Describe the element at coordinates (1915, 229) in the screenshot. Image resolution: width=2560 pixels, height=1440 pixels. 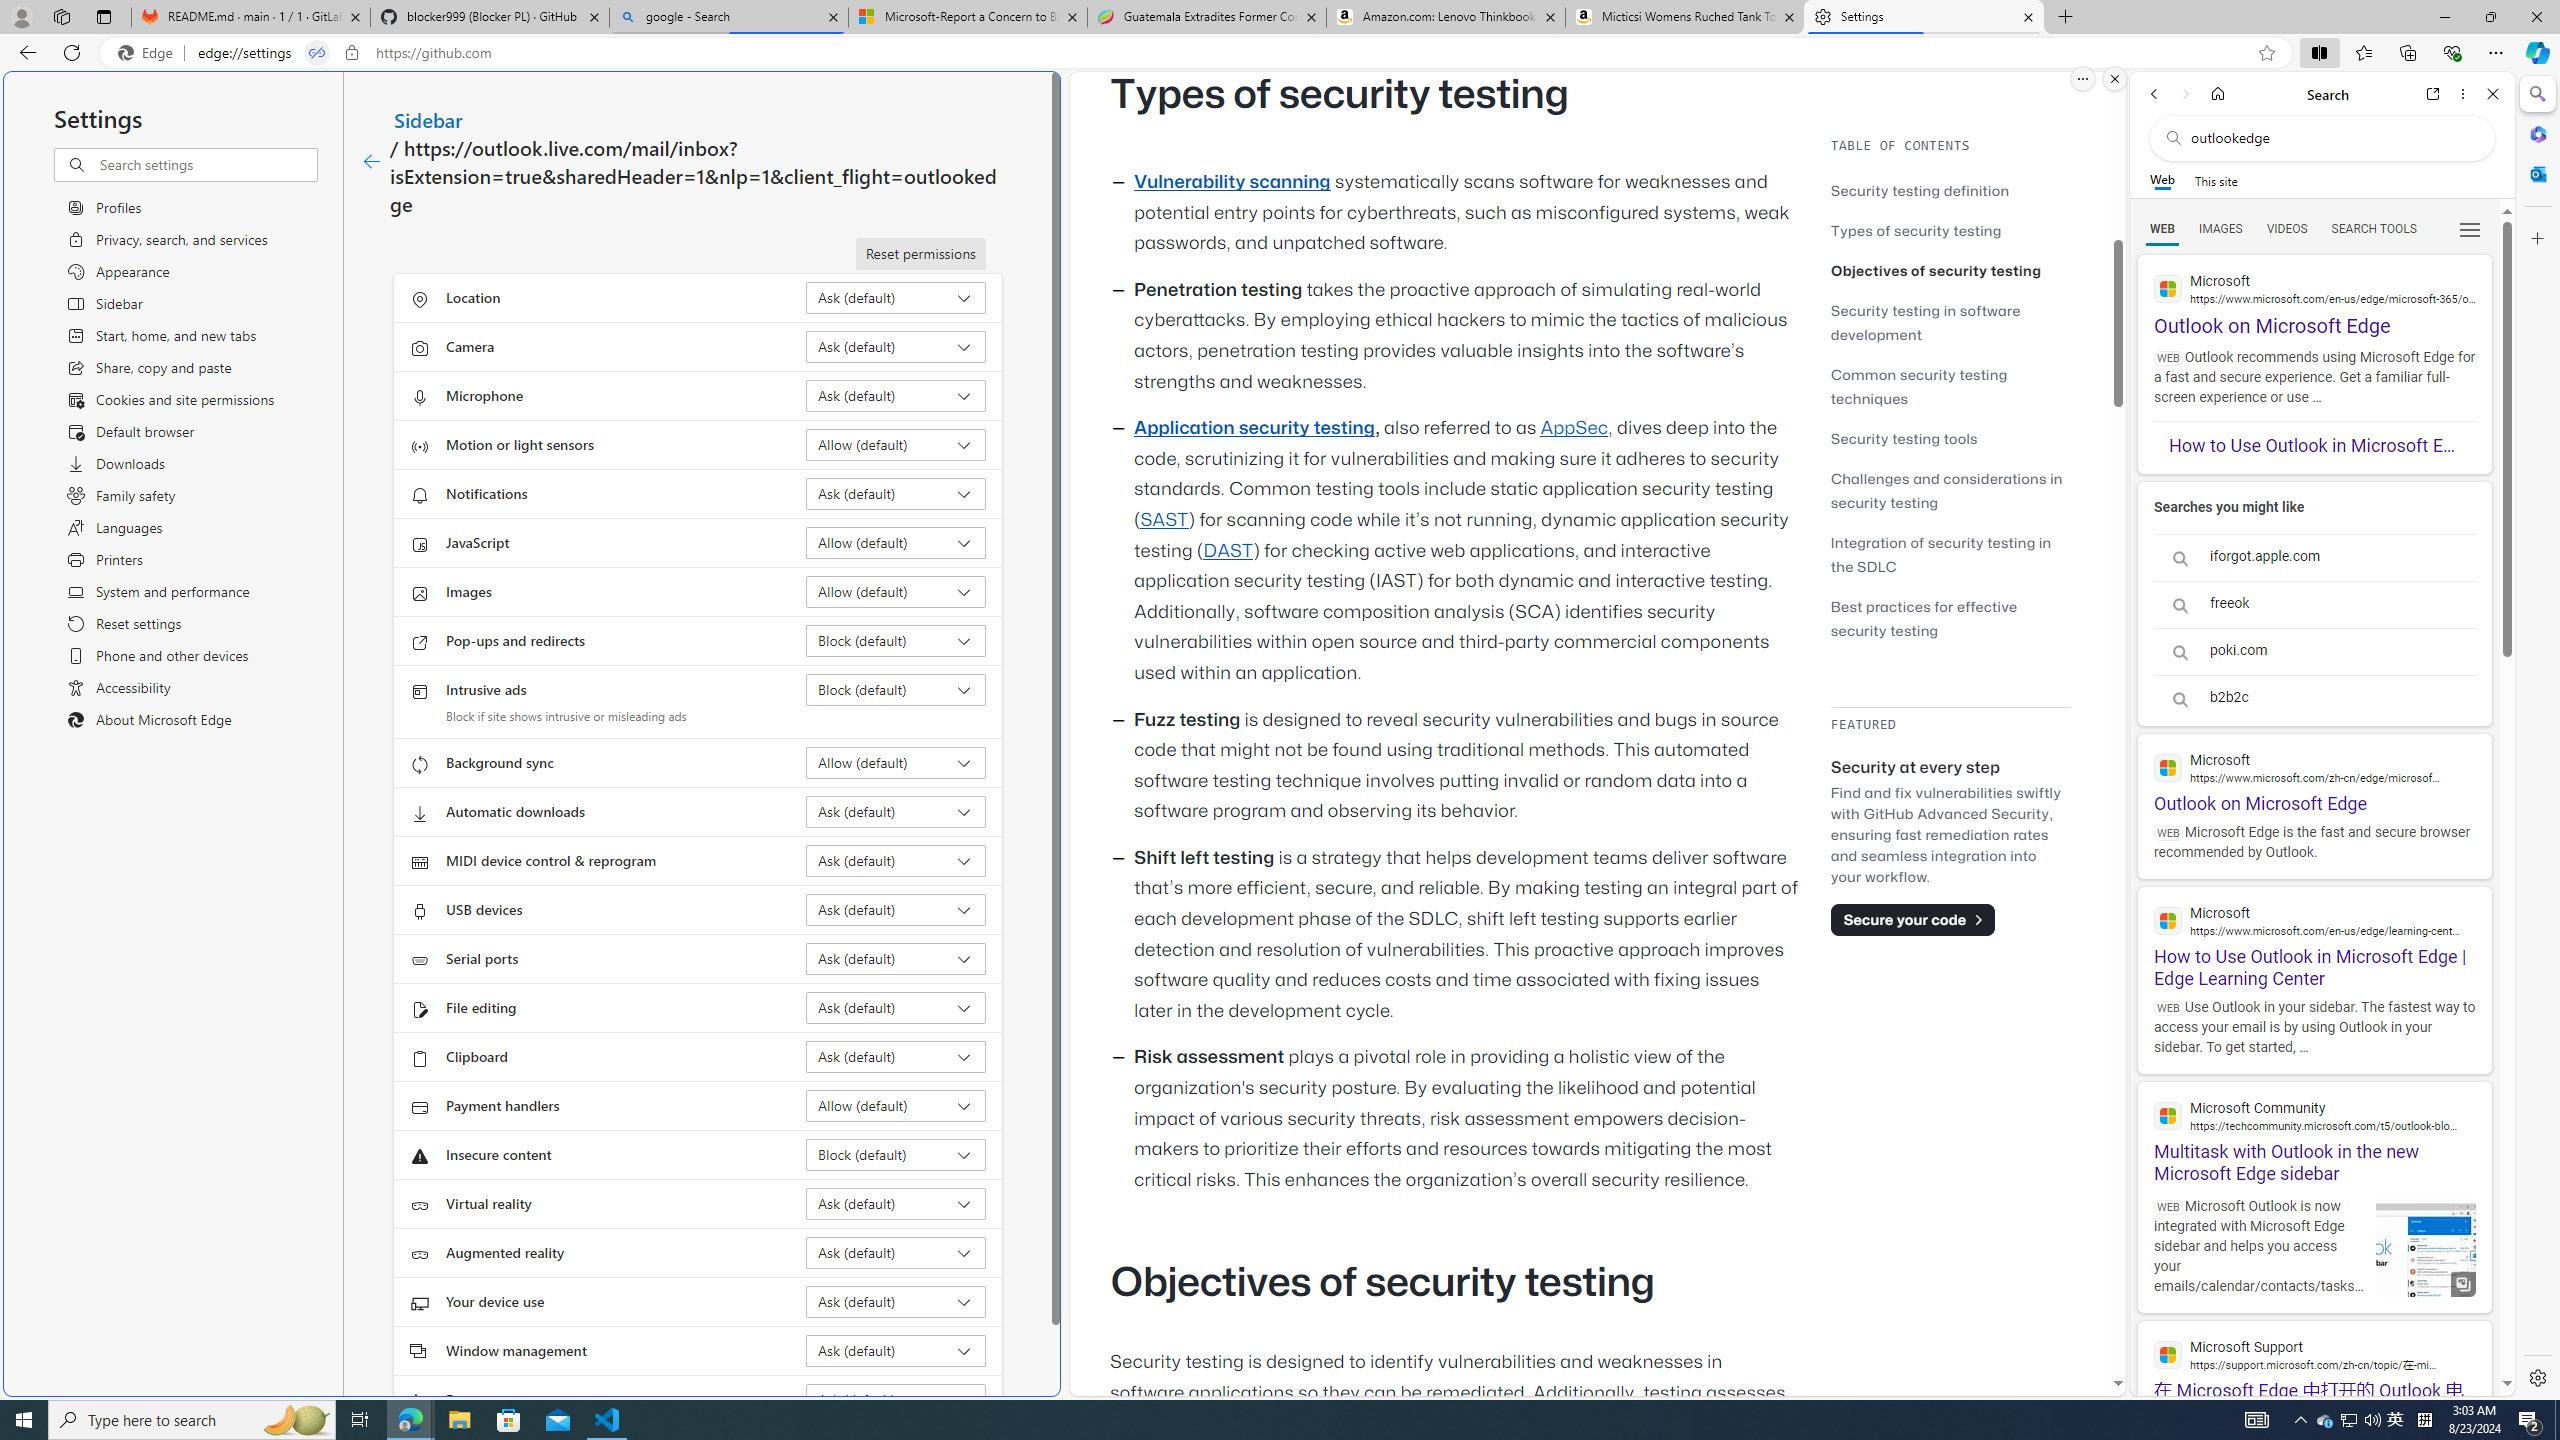
I see `'Types of security testing'` at that location.